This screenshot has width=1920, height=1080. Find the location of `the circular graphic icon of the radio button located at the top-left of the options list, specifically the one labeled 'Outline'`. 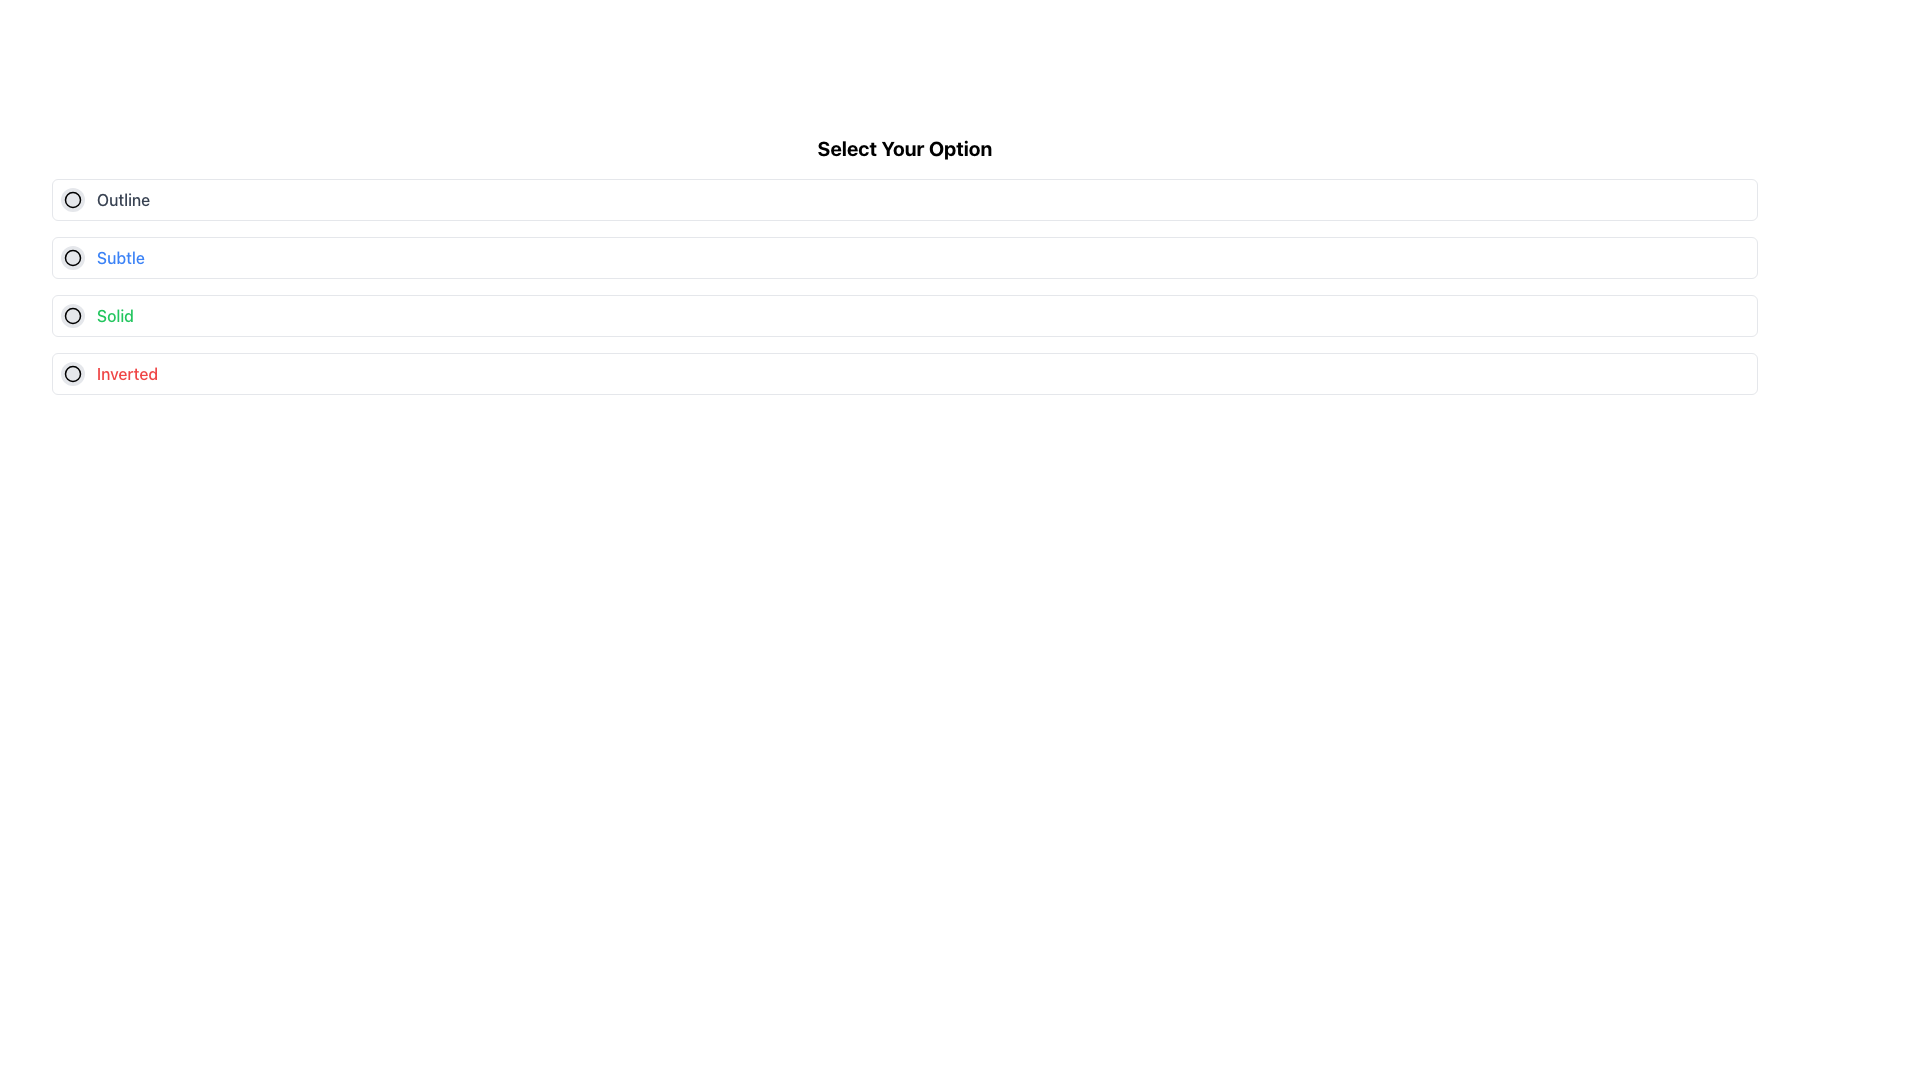

the circular graphic icon of the radio button located at the top-left of the options list, specifically the one labeled 'Outline' is located at coordinates (72, 200).